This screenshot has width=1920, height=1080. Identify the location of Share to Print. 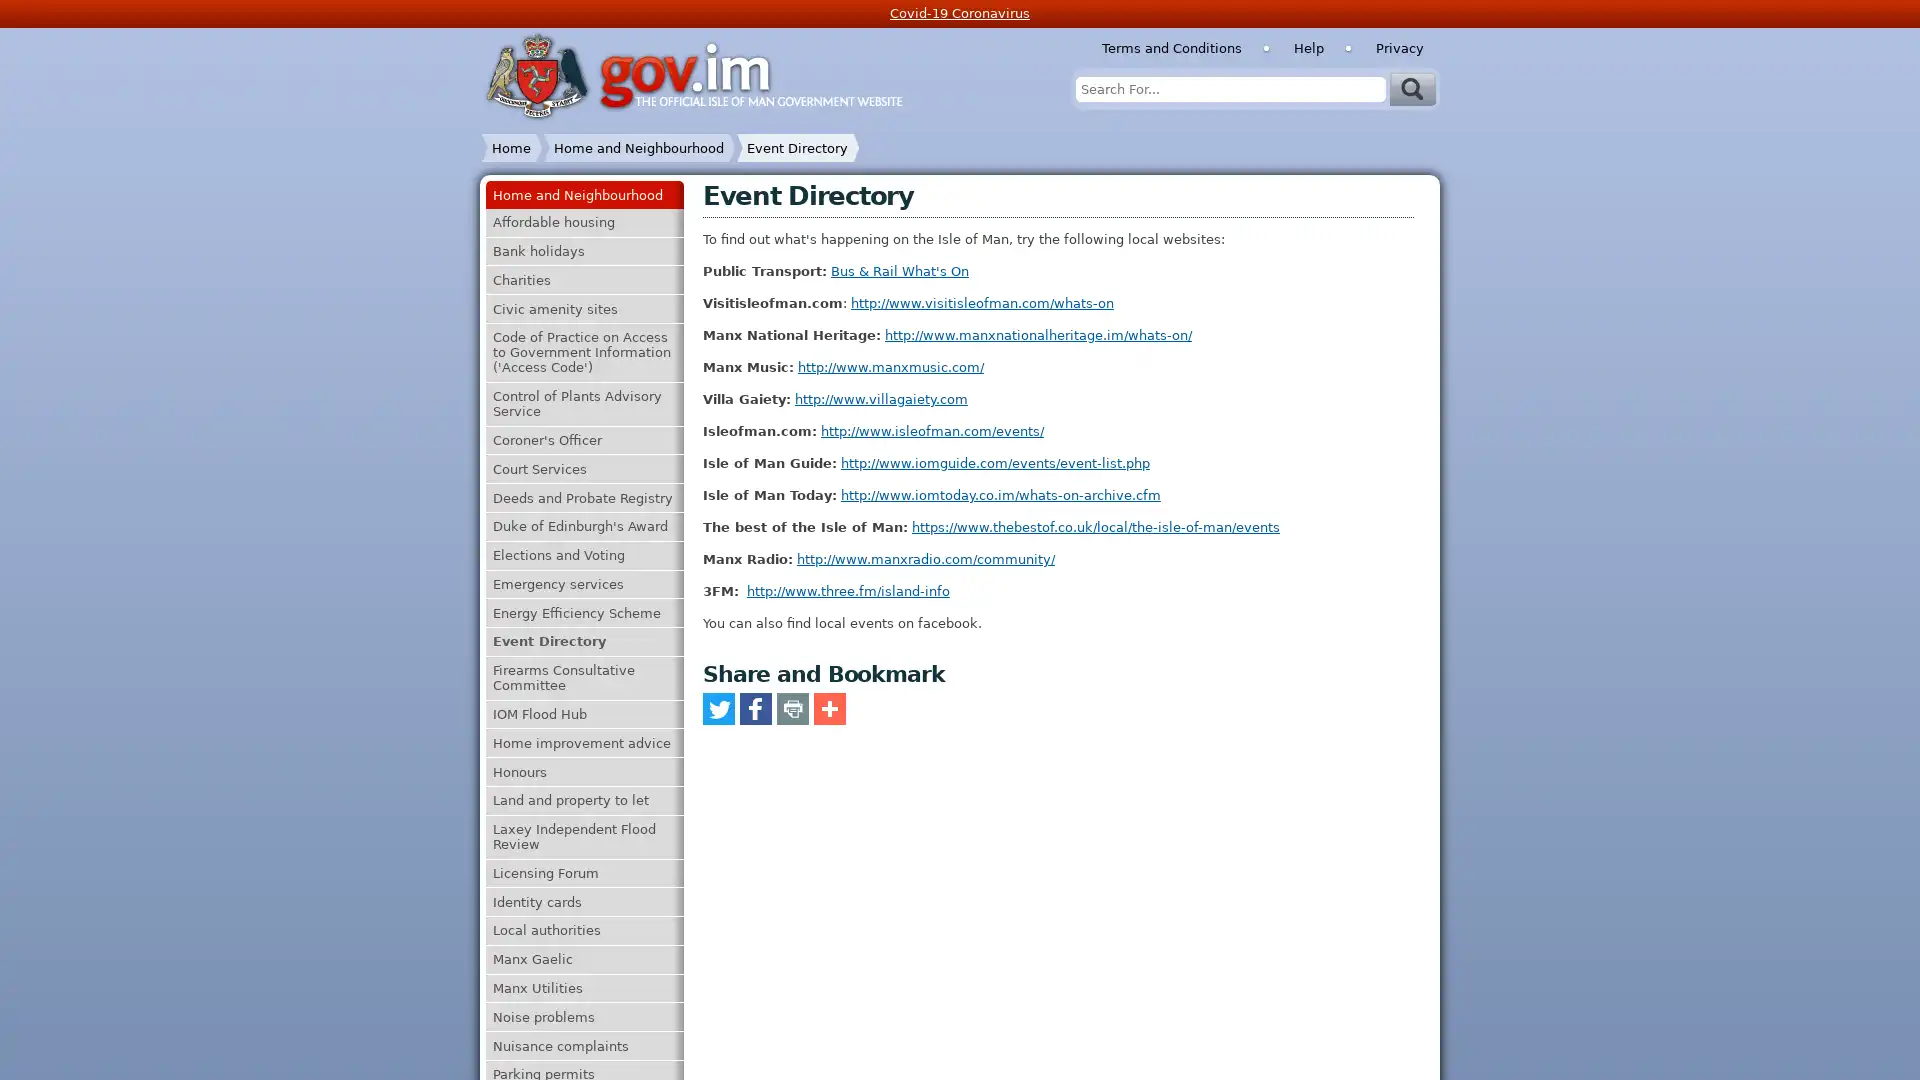
(791, 707).